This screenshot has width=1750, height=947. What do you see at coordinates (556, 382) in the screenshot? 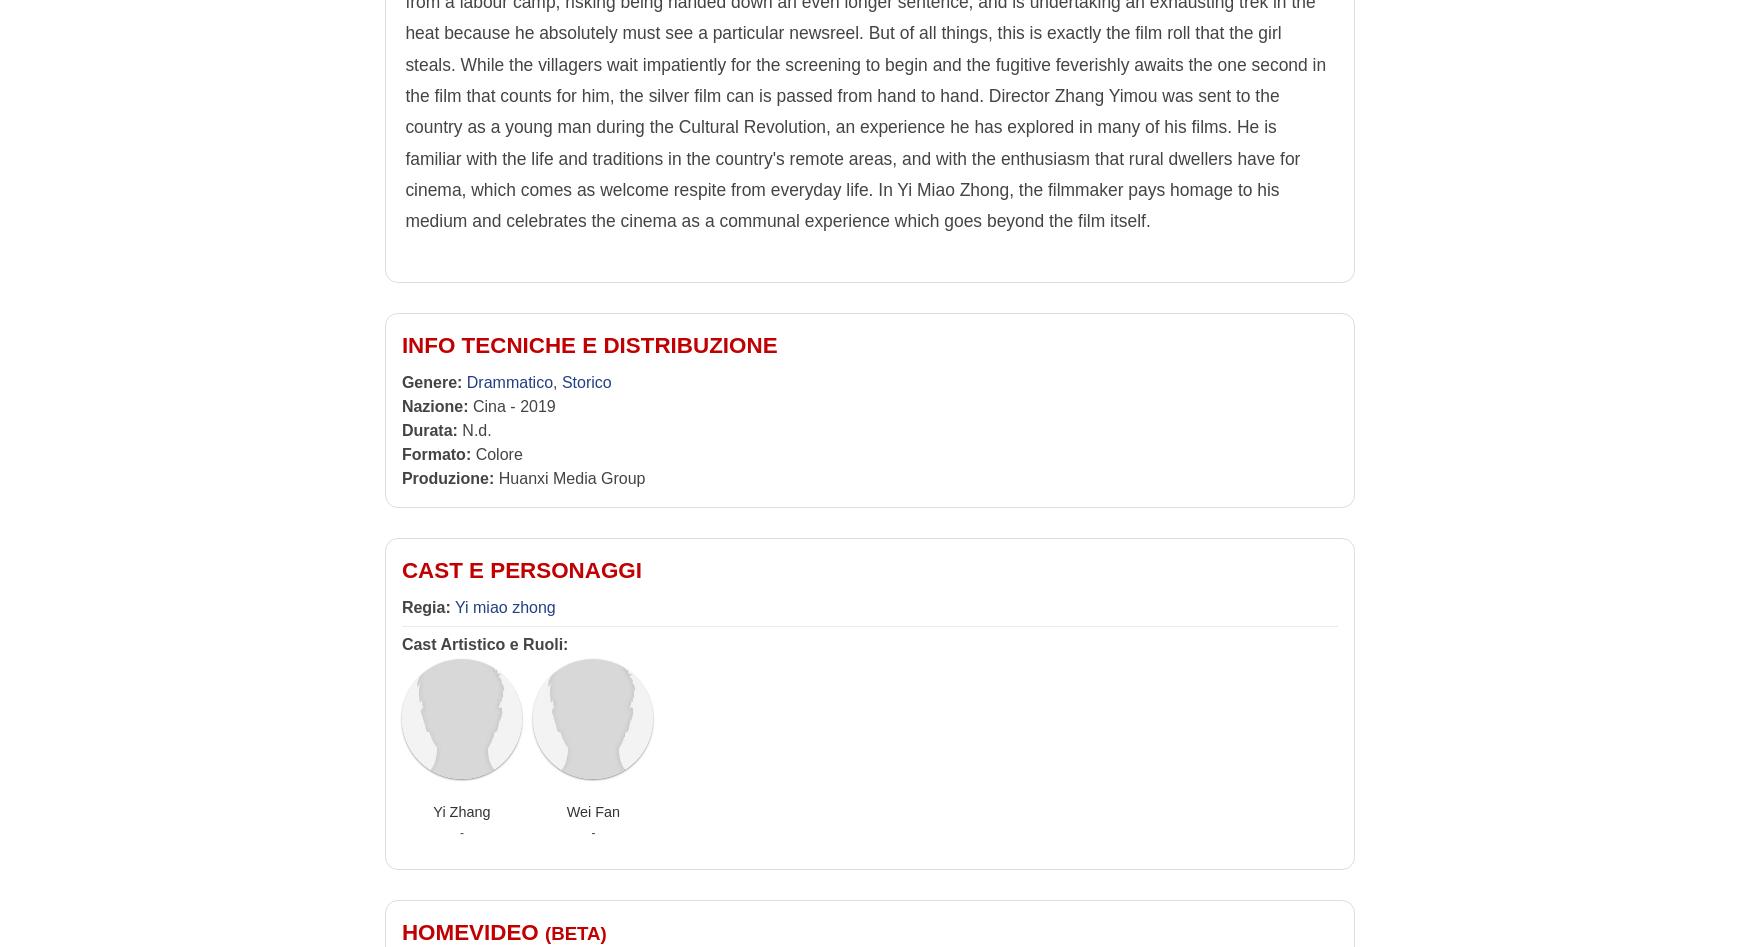
I see `','` at bounding box center [556, 382].